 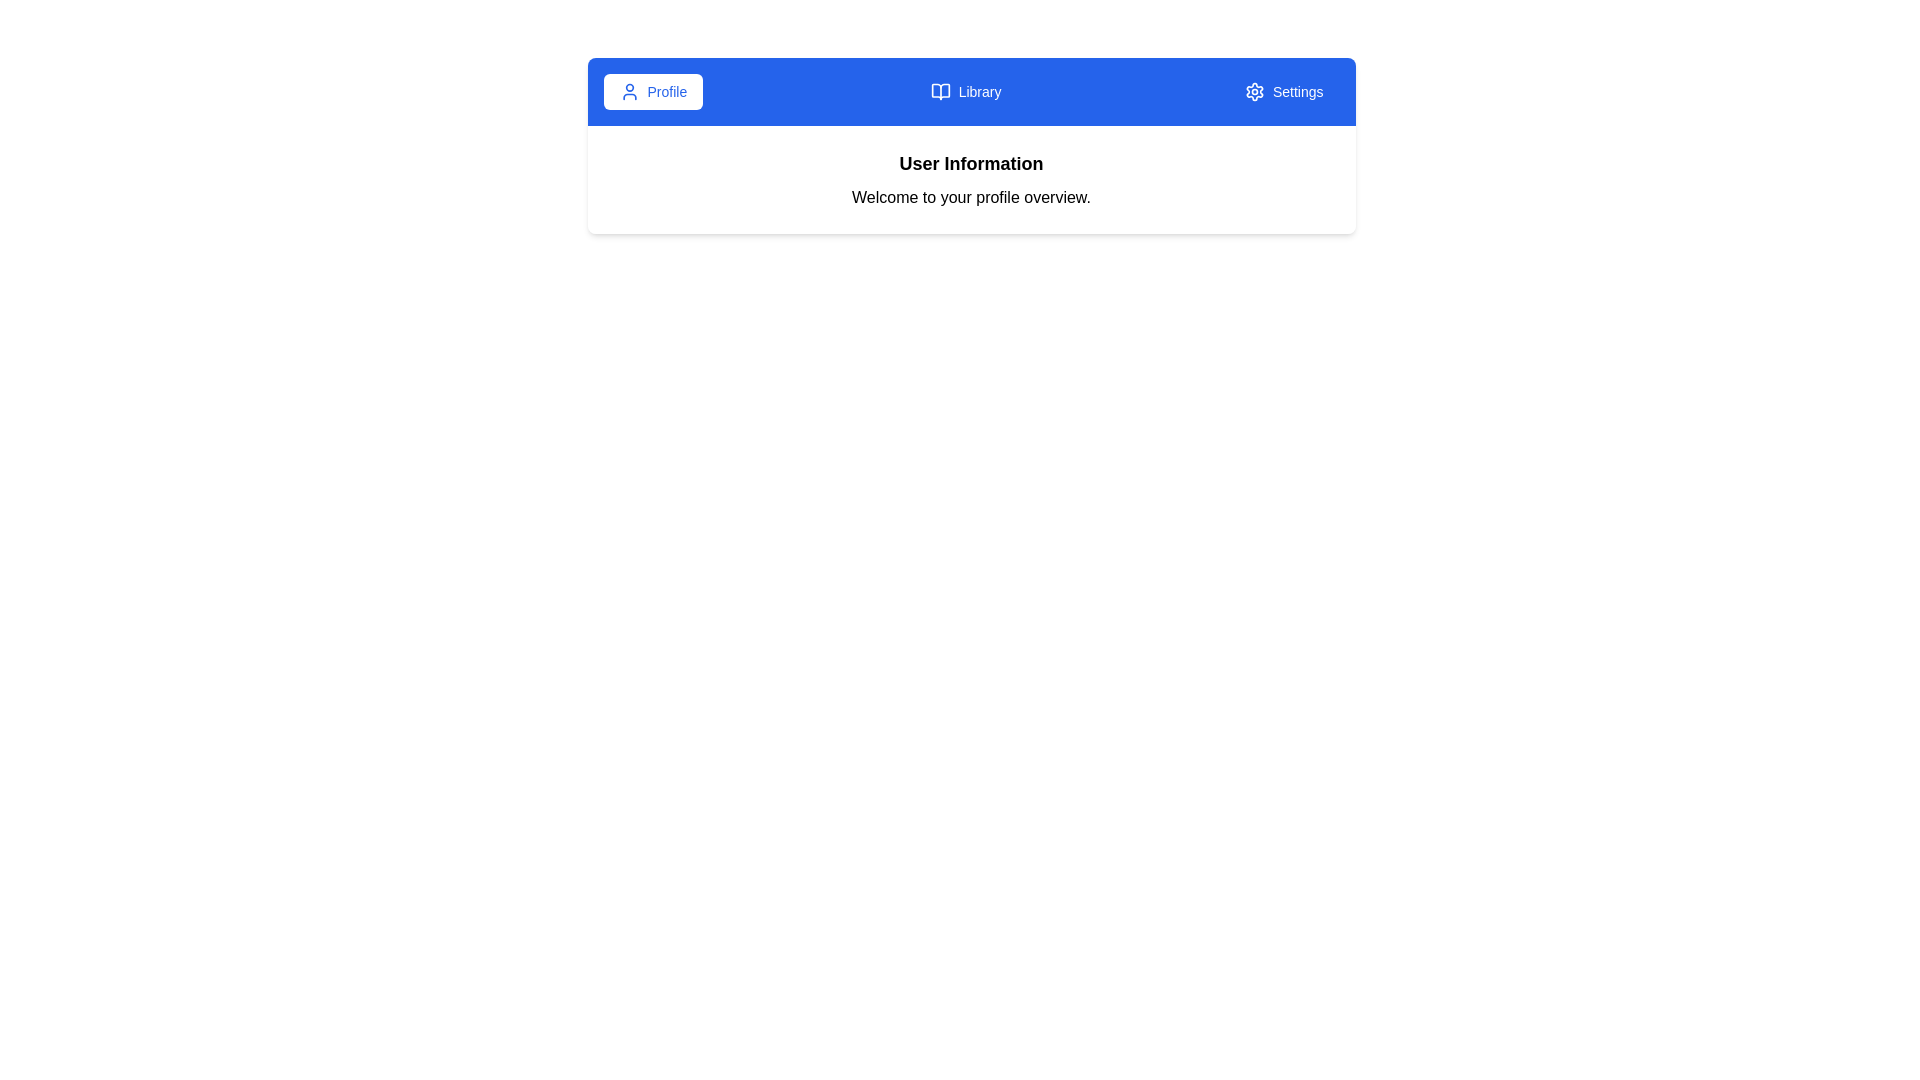 What do you see at coordinates (971, 163) in the screenshot?
I see `the prominent text label 'User Information' which is styled in bold and positioned centrally above the smaller text line 'Welcome to your profile overview'` at bounding box center [971, 163].